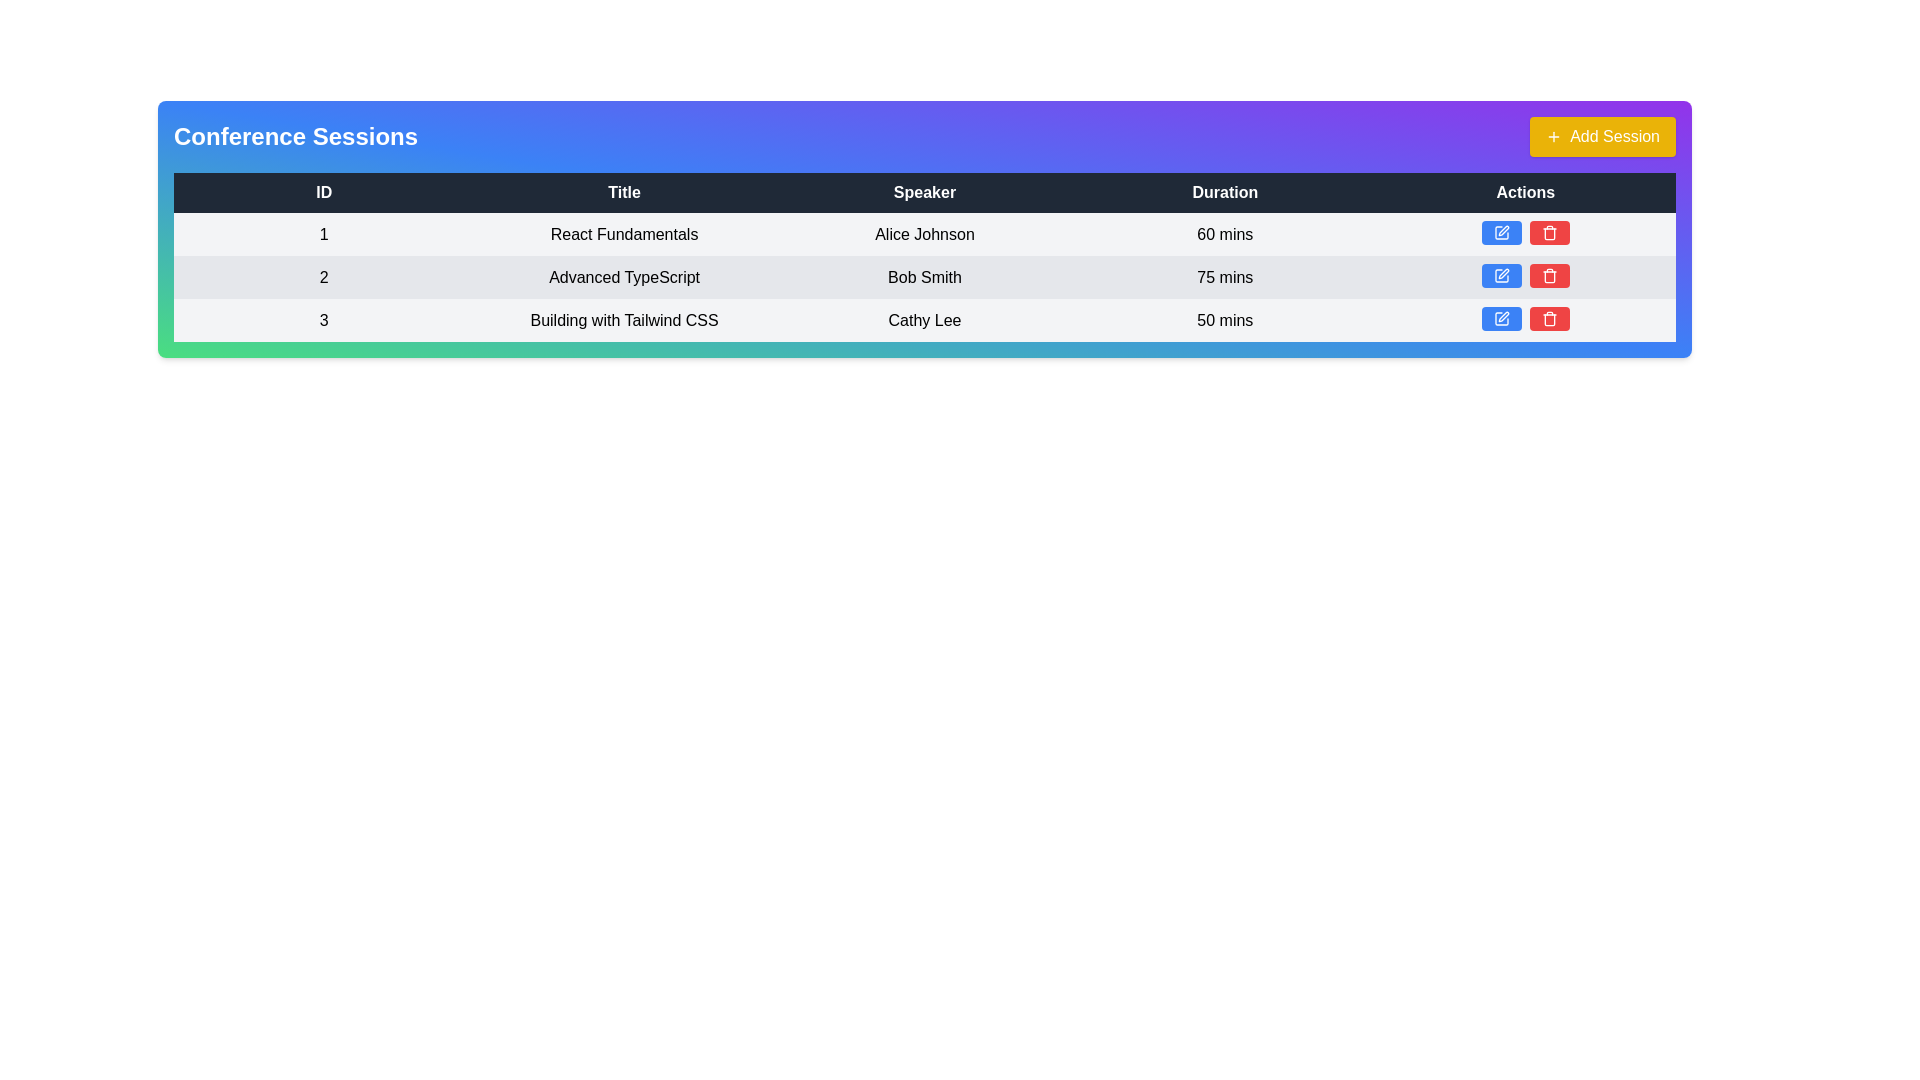 The width and height of the screenshot is (1920, 1080). I want to click on the SVG-based edit icon, which resembles a pen symbol, located in the third row of the 'Actions' column for the session titled 'Building with Tailwind CSS', so click(1503, 273).